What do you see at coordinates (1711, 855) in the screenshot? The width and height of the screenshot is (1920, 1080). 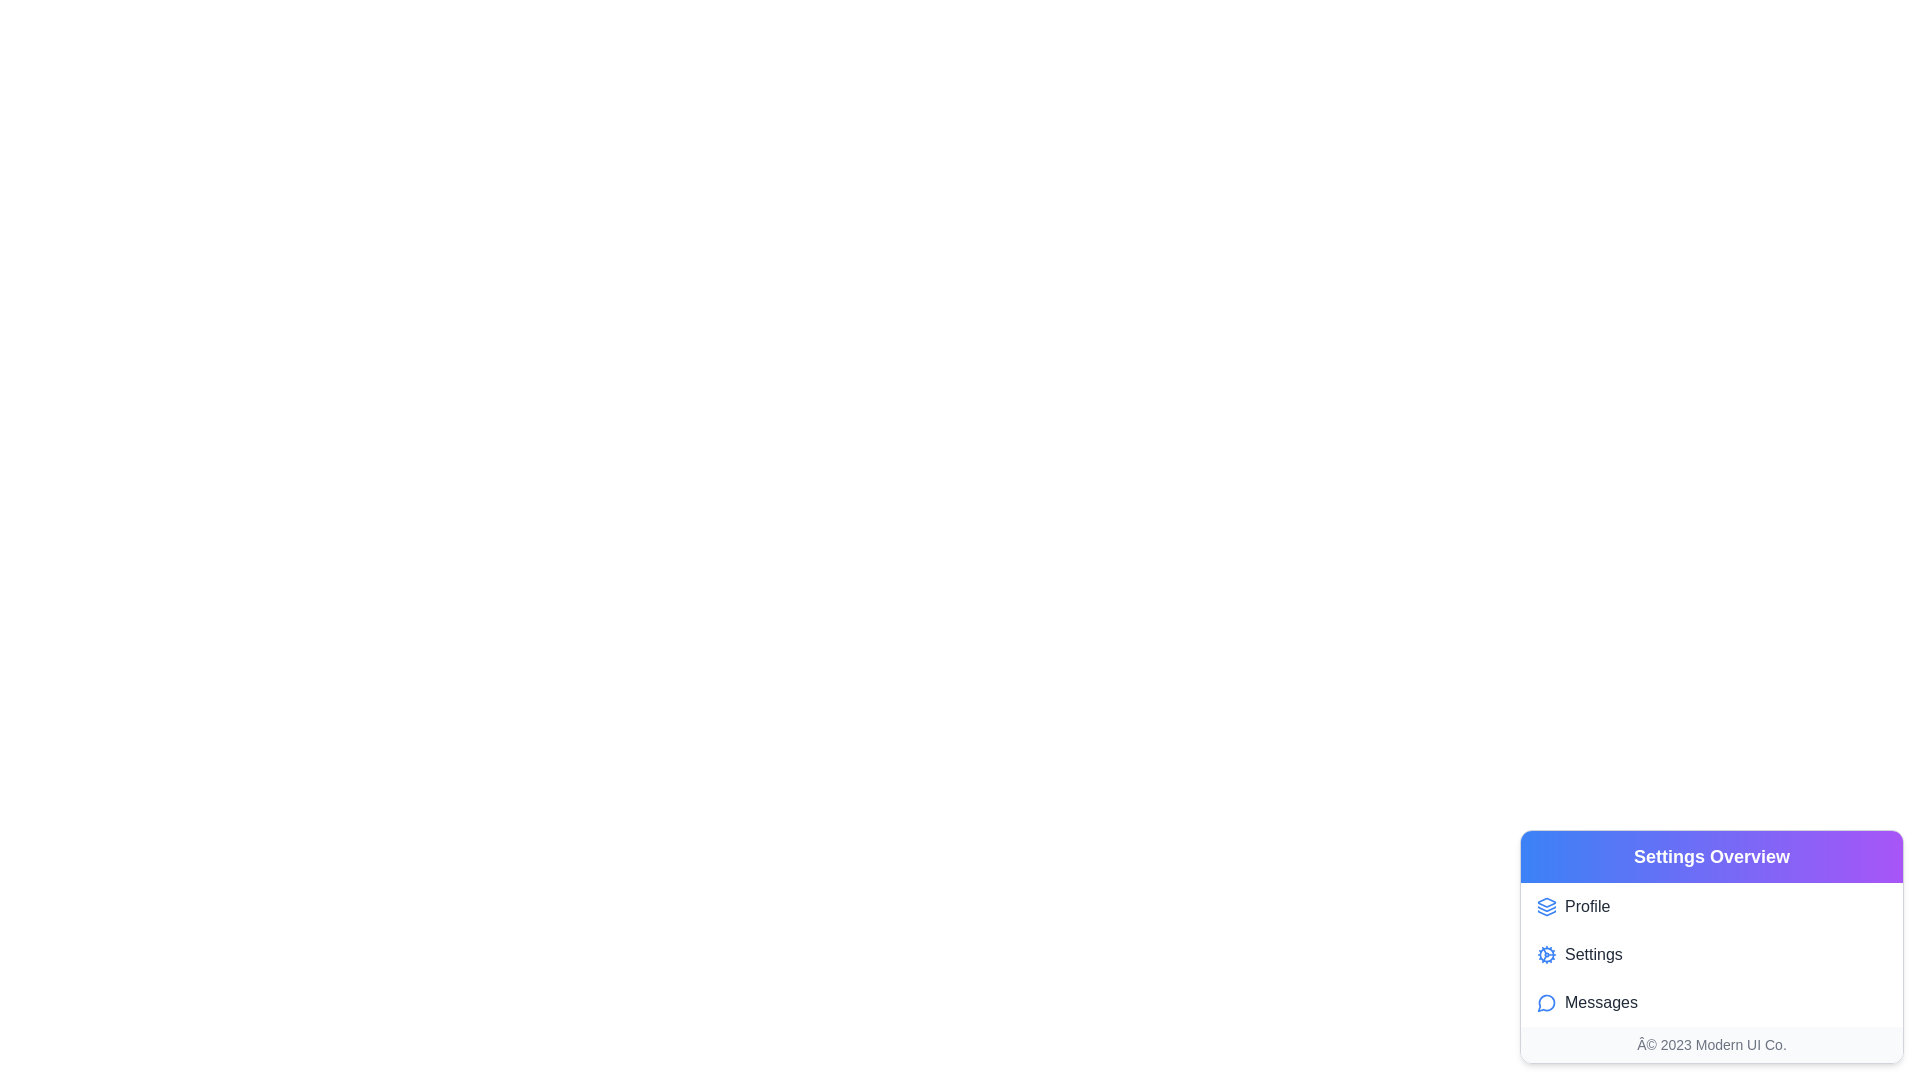 I see `the 'Settings Overview' header, which is a rectangular header with a gradient background from blue to purple, containing bold white text centered within it` at bounding box center [1711, 855].